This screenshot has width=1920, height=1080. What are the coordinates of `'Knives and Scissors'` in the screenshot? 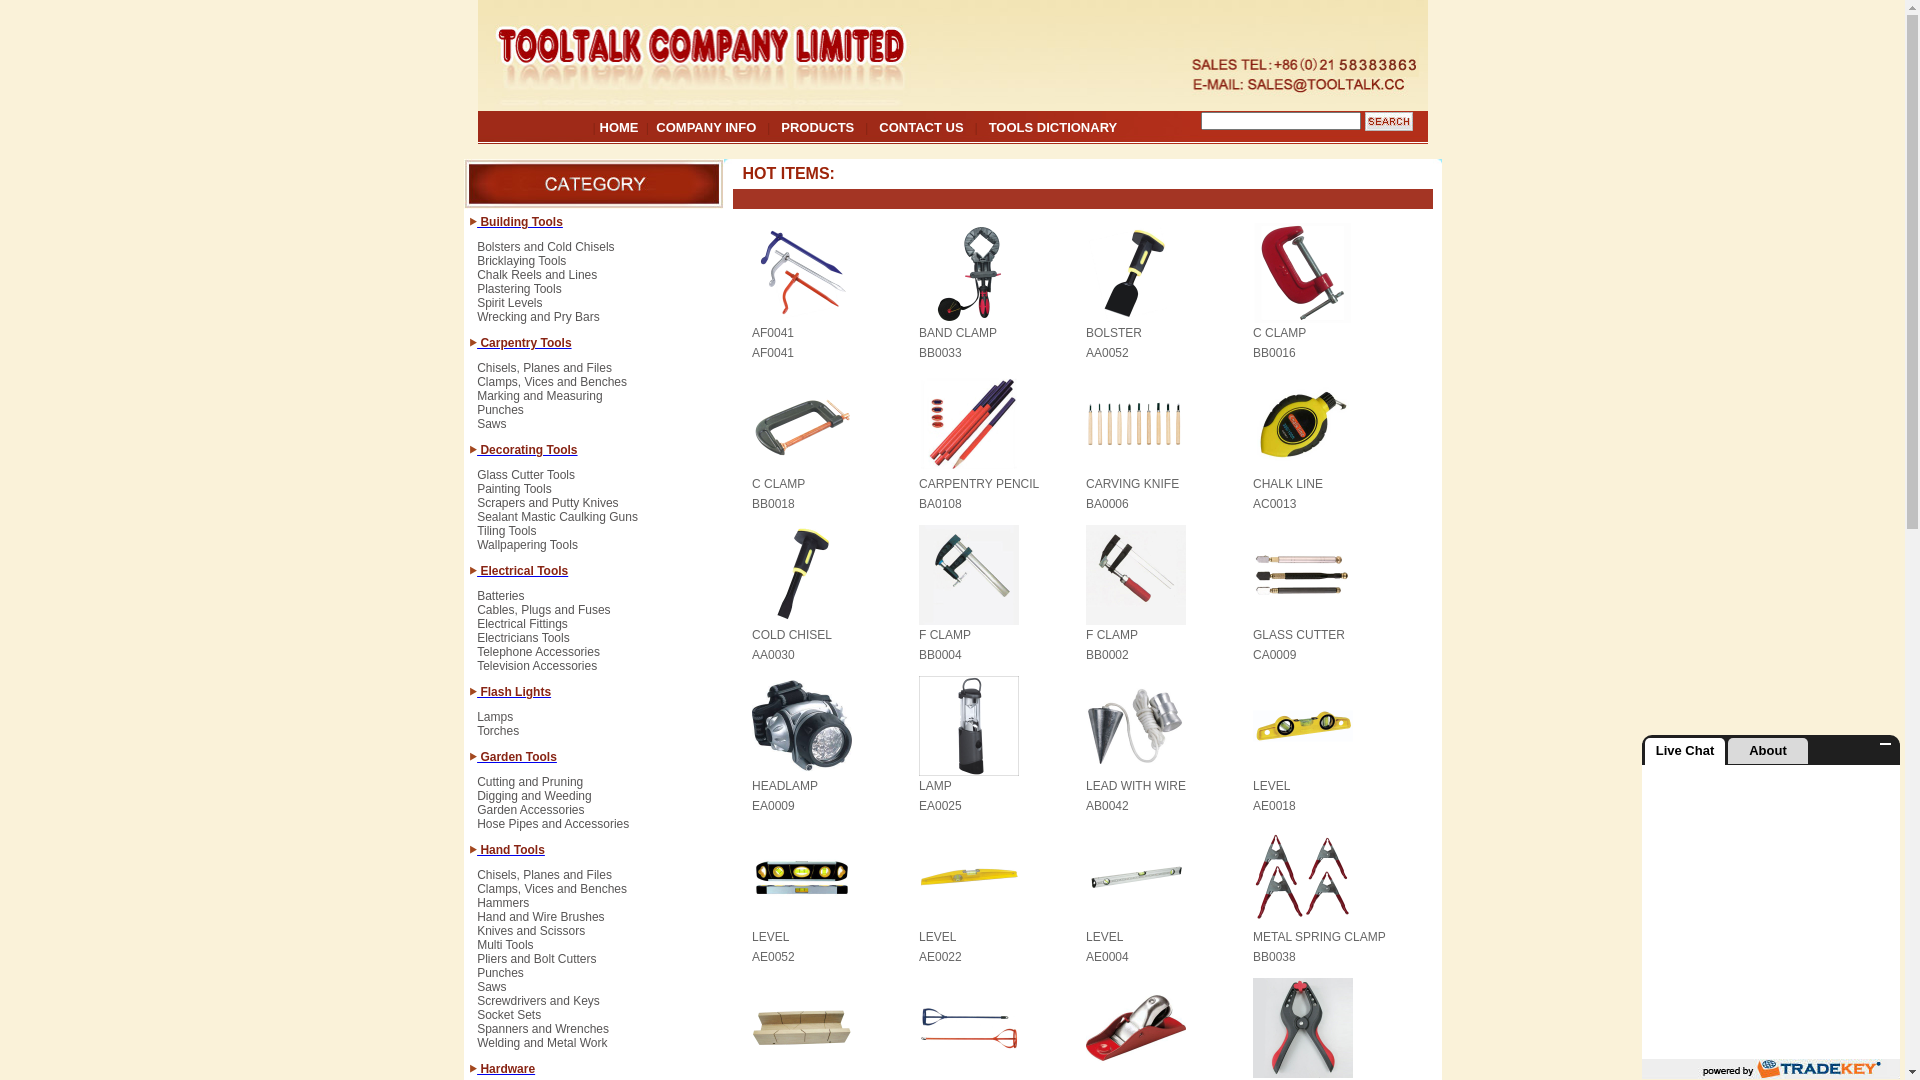 It's located at (531, 937).